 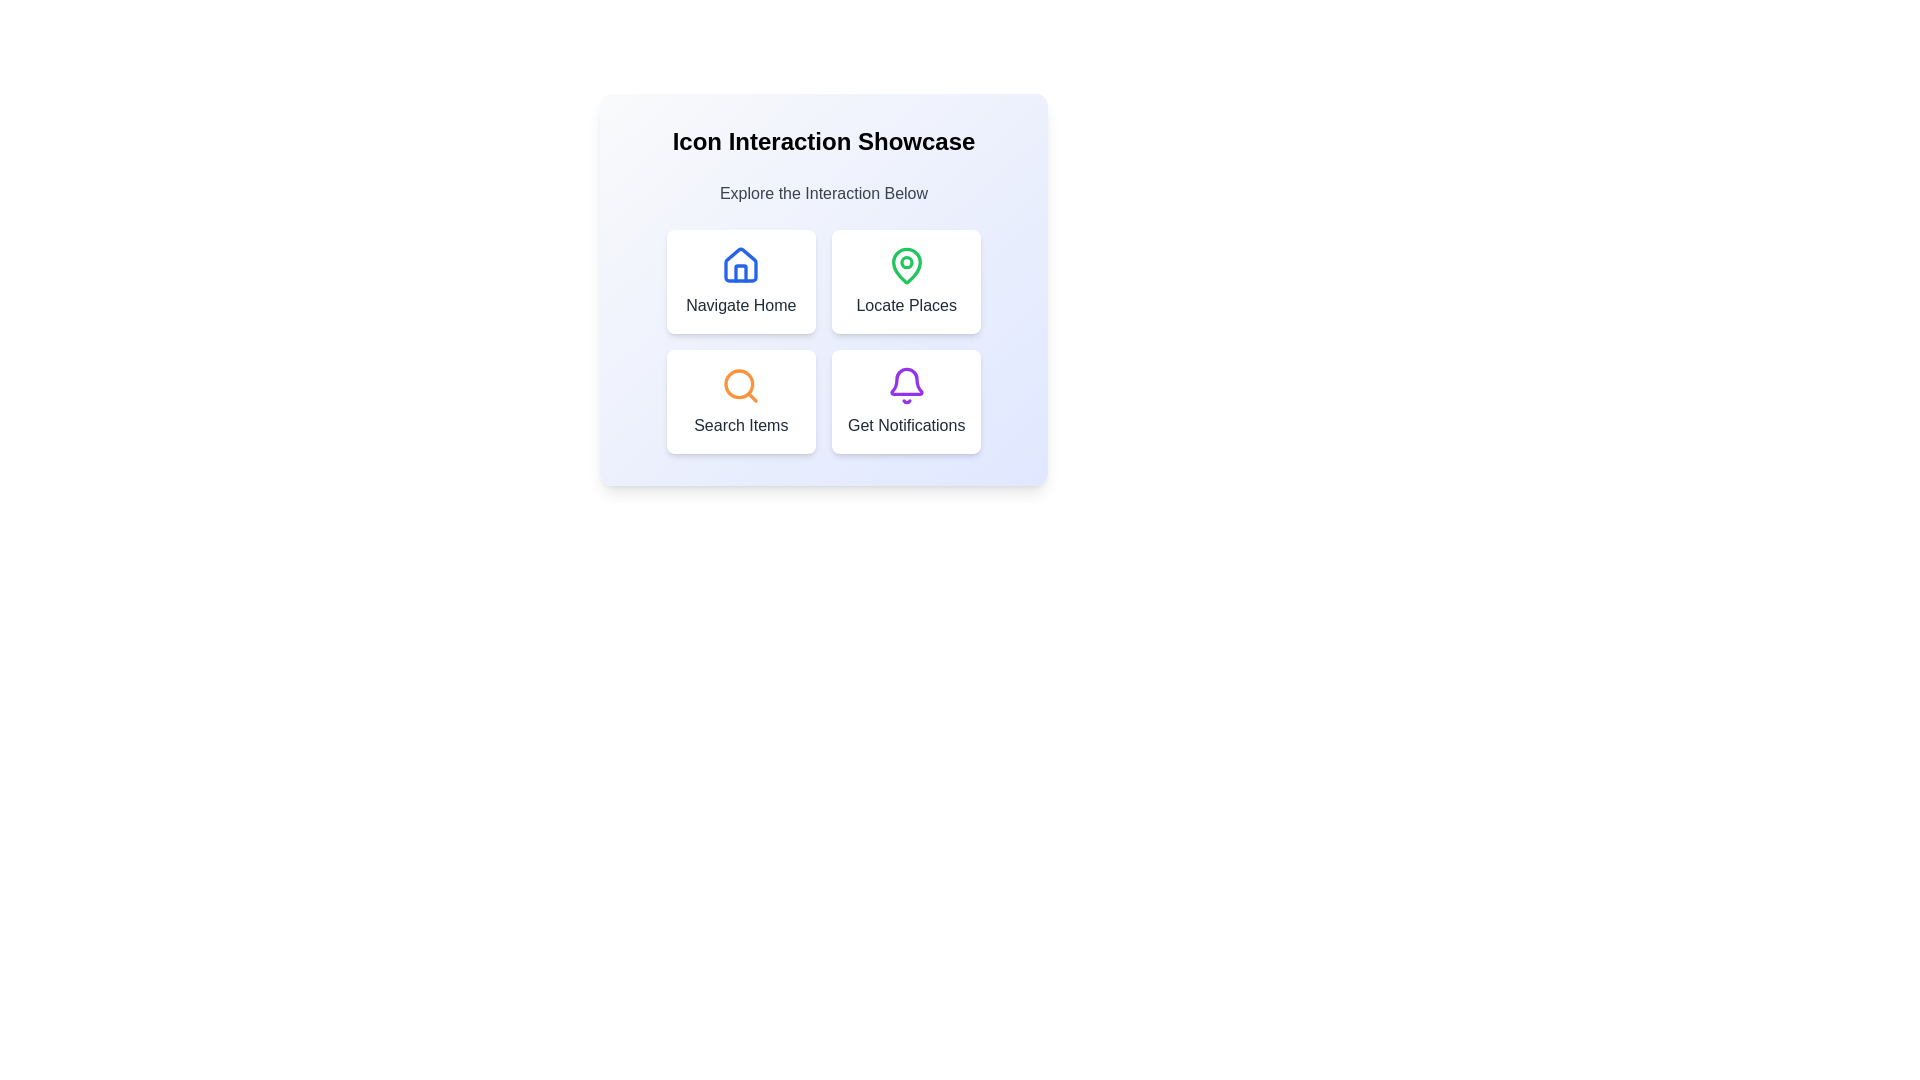 I want to click on the button located in the second column of the second row in the grid layout, just below the 'Locate Places' button, so click(x=905, y=401).